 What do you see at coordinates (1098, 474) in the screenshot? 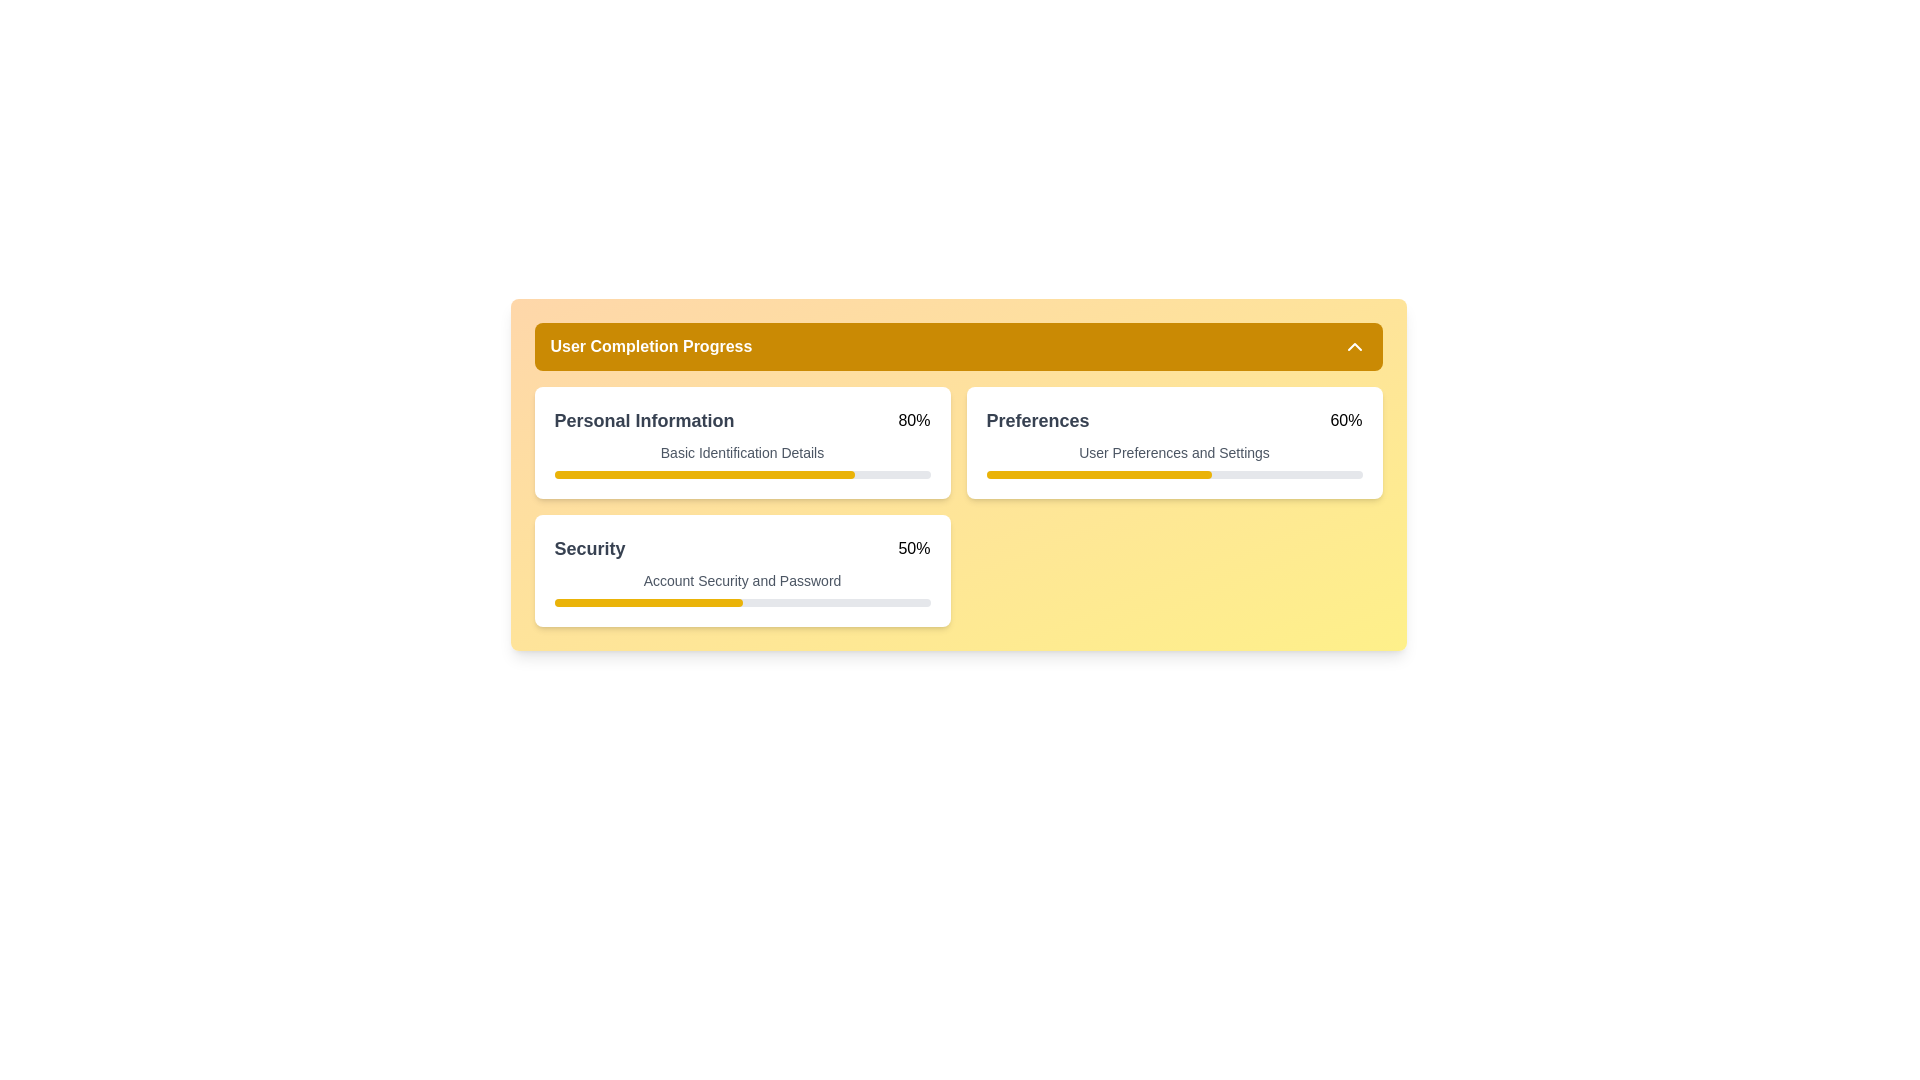
I see `the filled portion of the progress bar indicating that 60% of the task associated with 'Preferences' has been completed` at bounding box center [1098, 474].